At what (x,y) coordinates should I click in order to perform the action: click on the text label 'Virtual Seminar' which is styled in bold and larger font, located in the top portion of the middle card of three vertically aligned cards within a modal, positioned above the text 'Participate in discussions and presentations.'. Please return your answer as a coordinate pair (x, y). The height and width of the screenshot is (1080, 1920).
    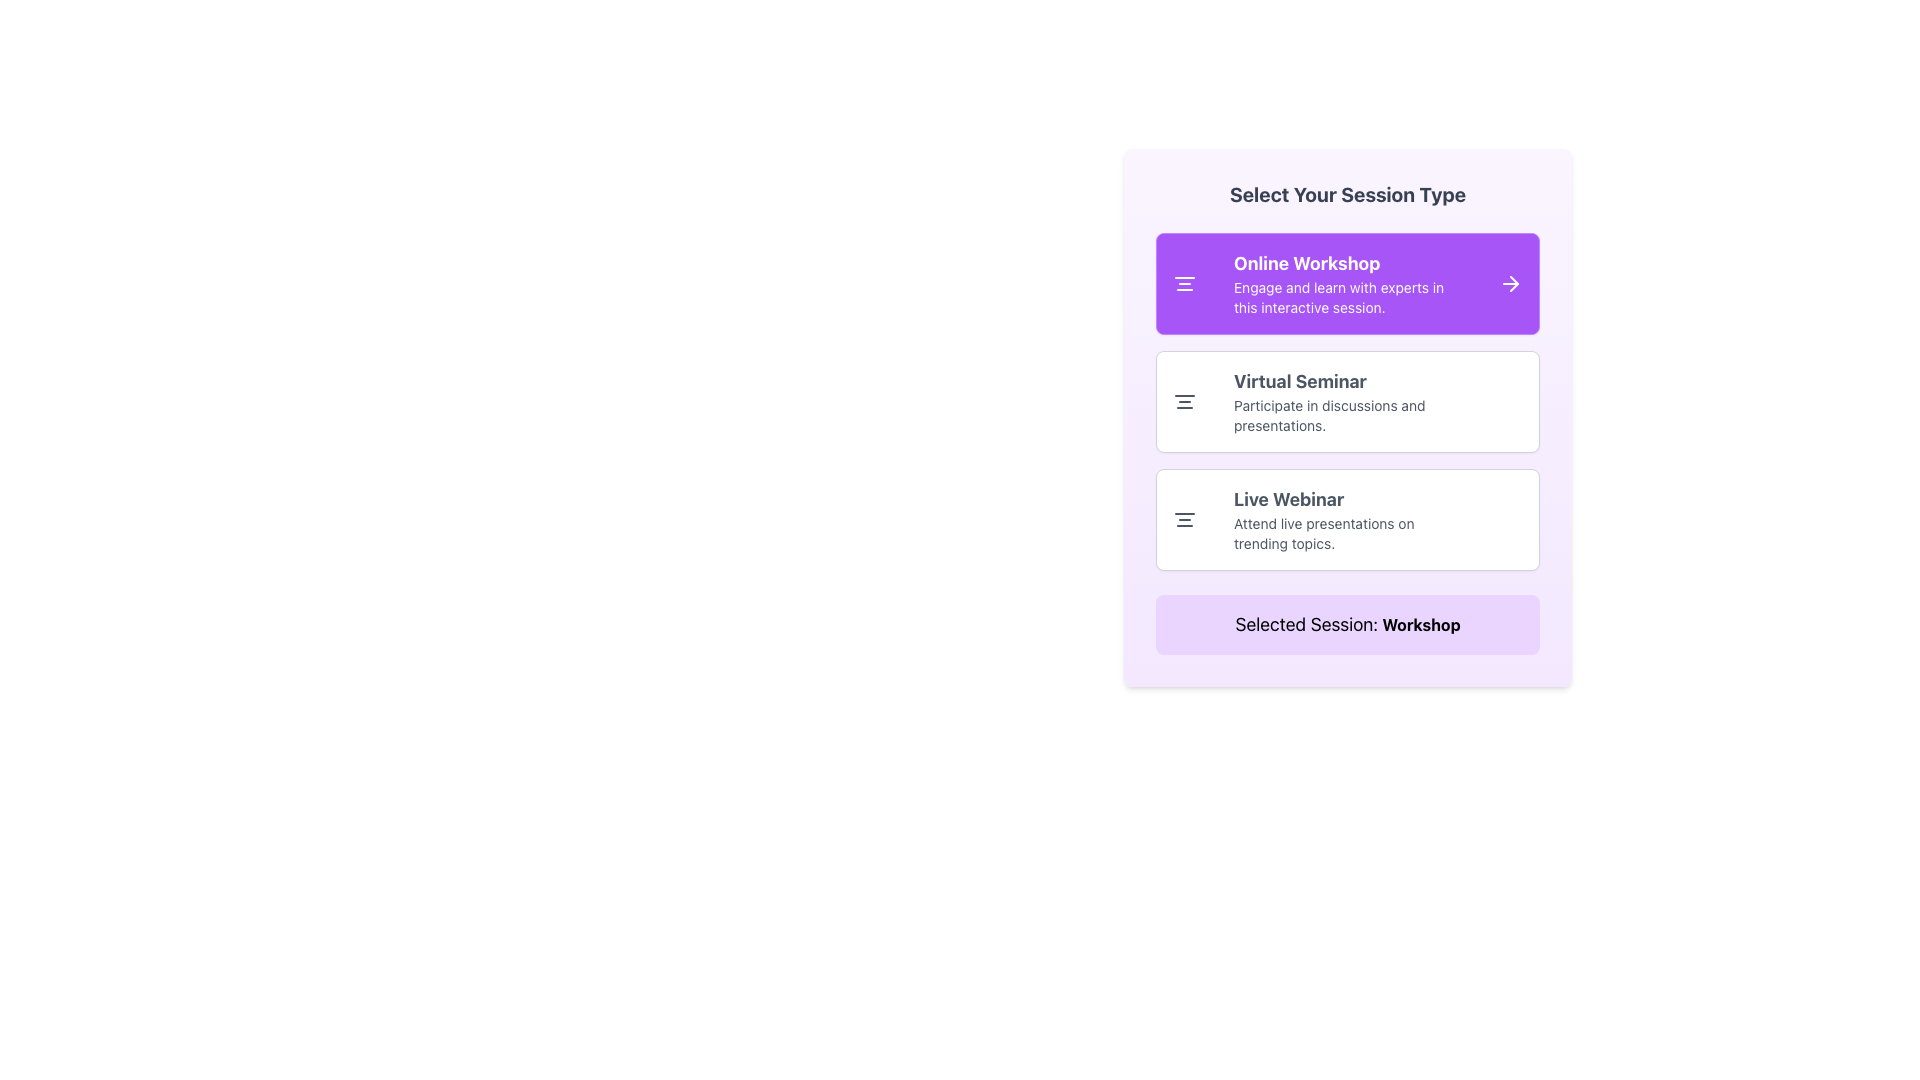
    Looking at the image, I should click on (1348, 381).